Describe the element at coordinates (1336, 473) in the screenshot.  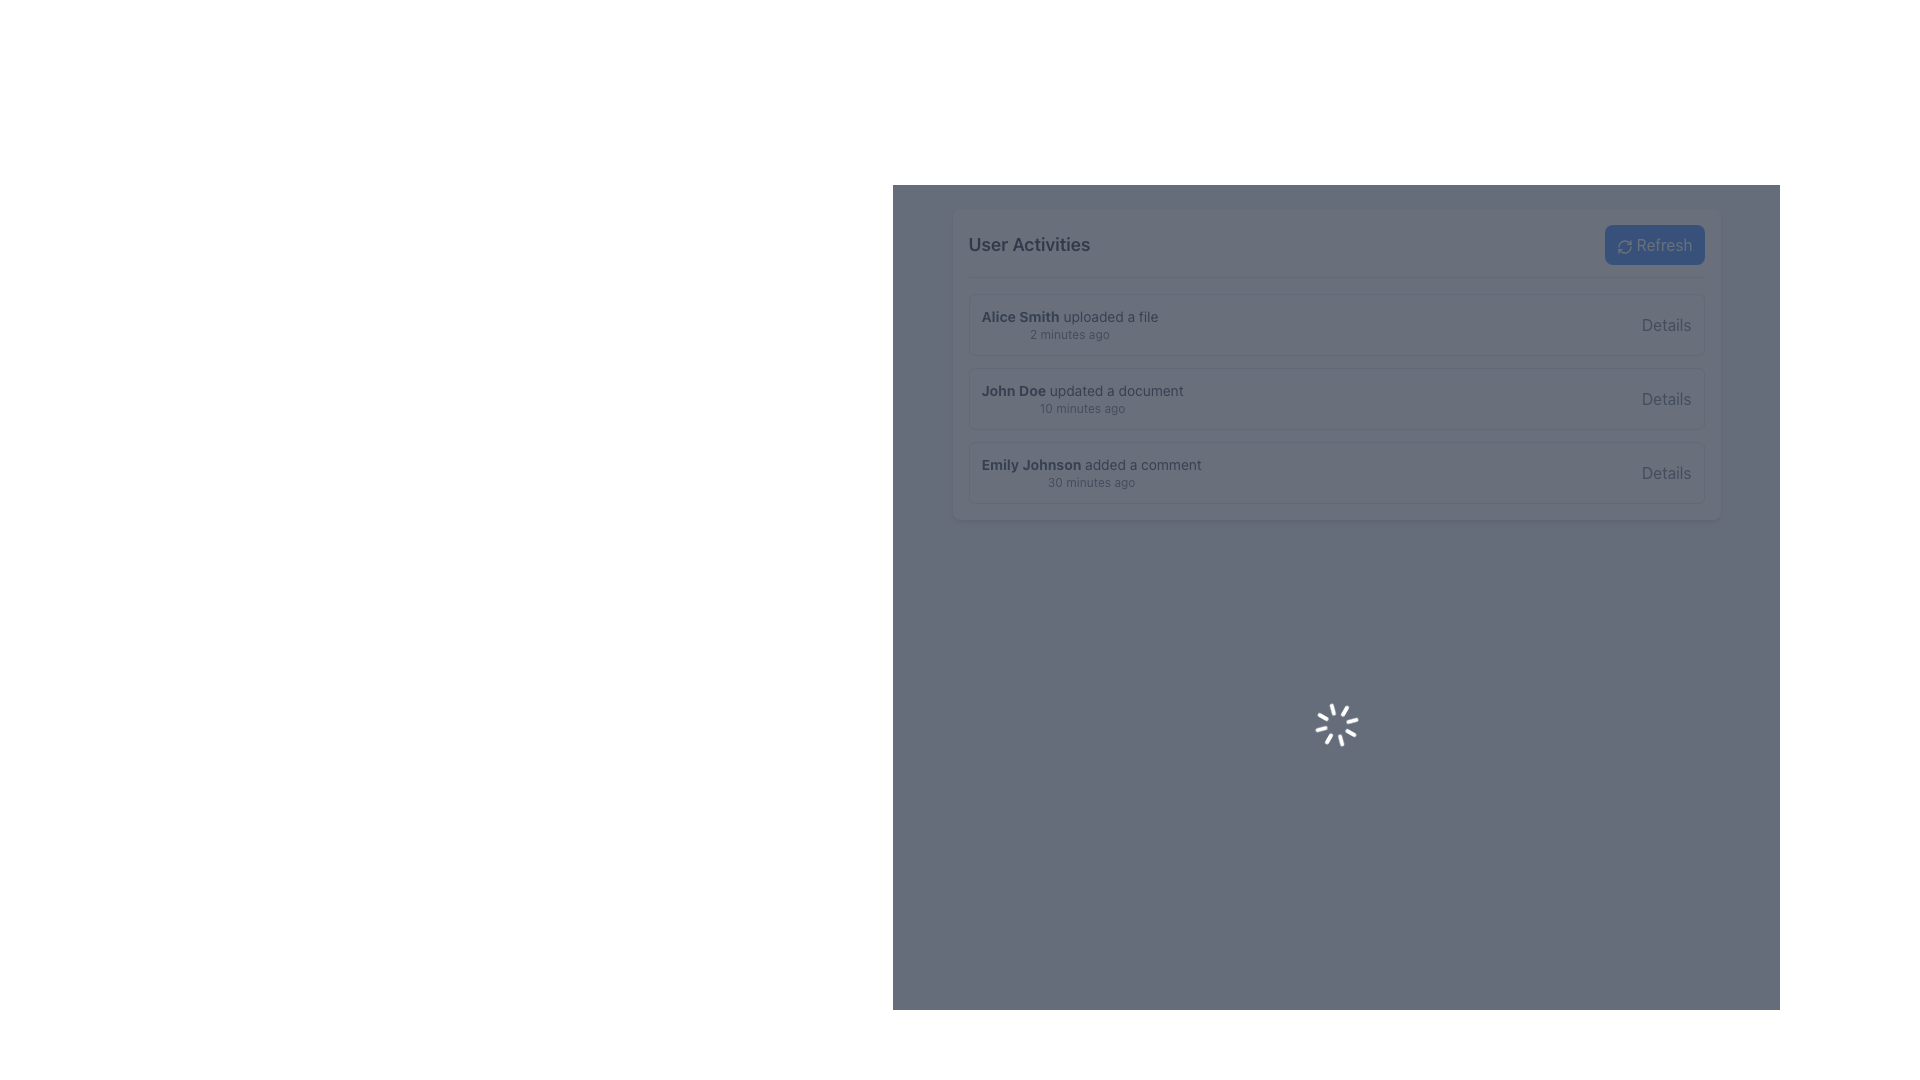
I see `the list item entry indicating 'Emily Johnson added a comment', which includes a timestamp and a 'Details' link, located in the third position of the user activity list` at that location.